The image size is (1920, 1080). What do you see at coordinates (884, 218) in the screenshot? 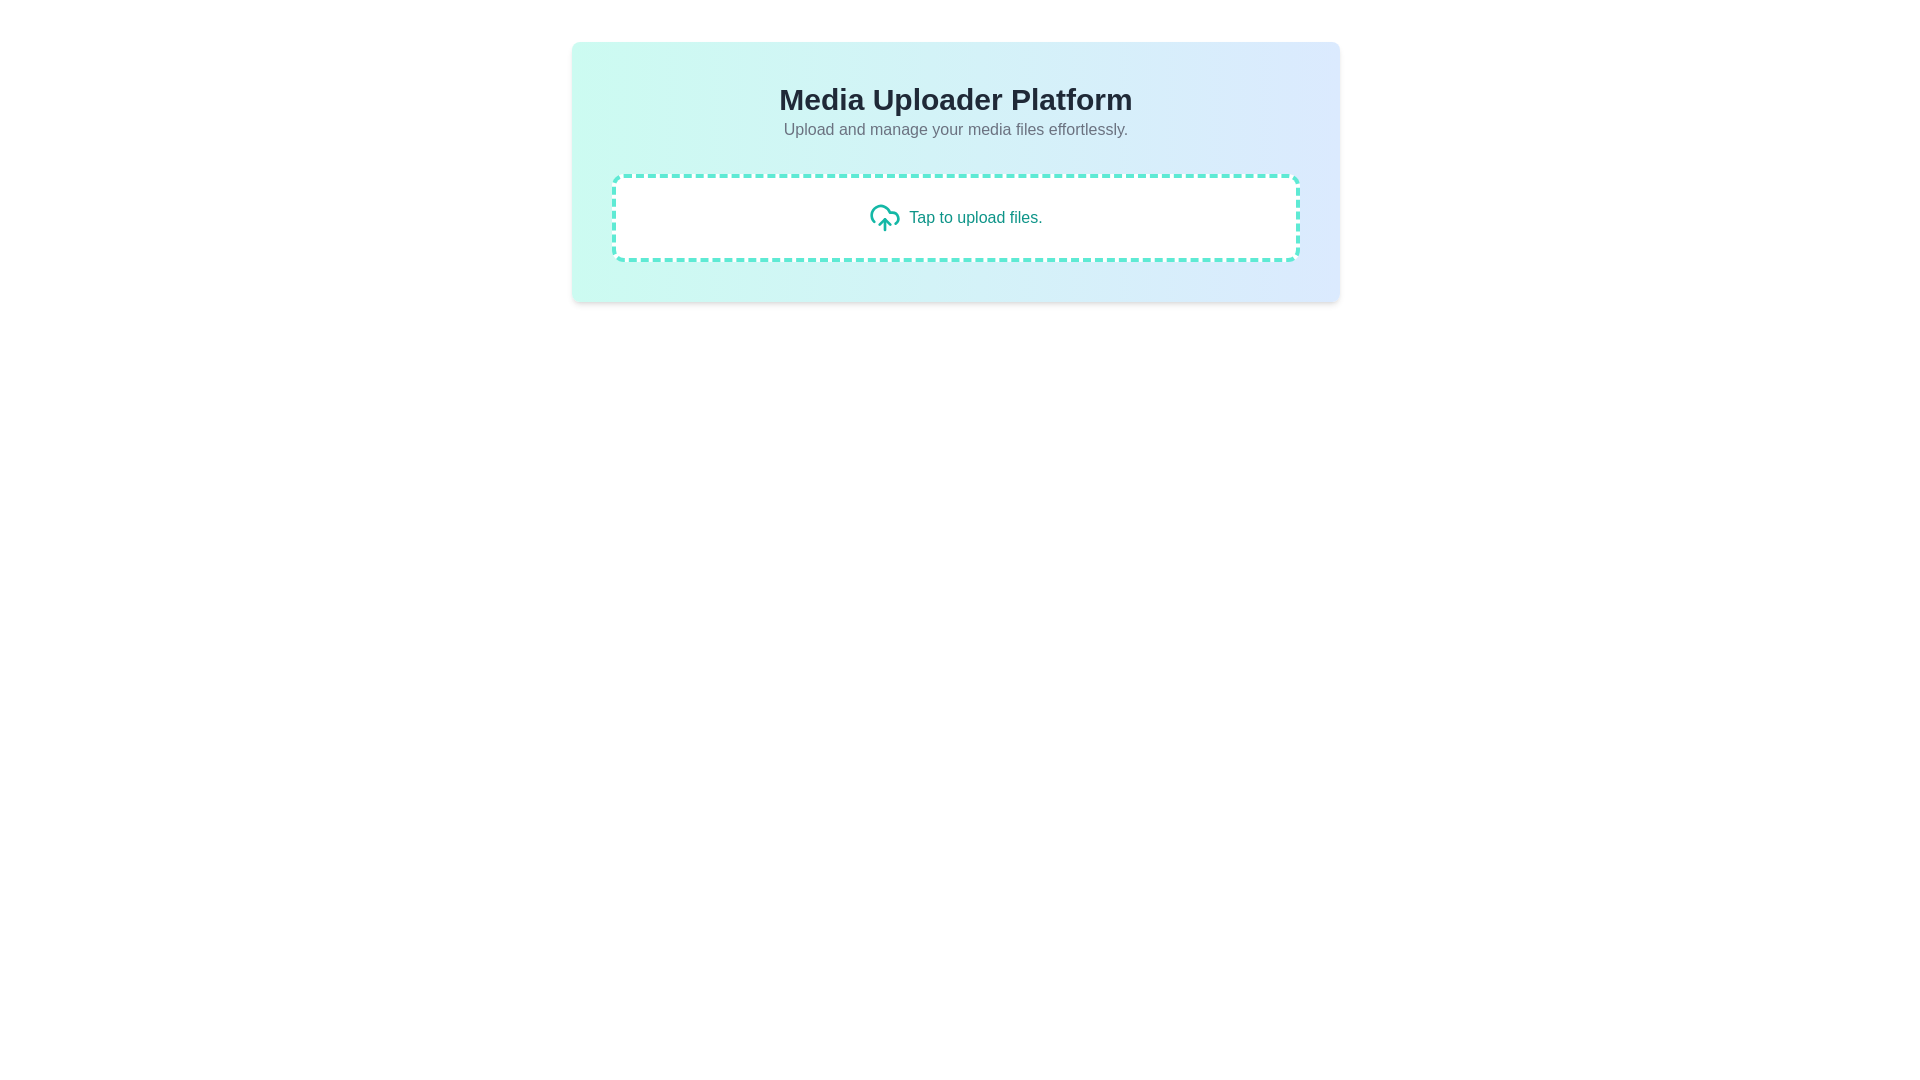
I see `the teal-colored cloud upload icon with an upward-pointing arrow, which is prominently positioned in the upload area to the left of the text 'Tap to upload files.'` at bounding box center [884, 218].